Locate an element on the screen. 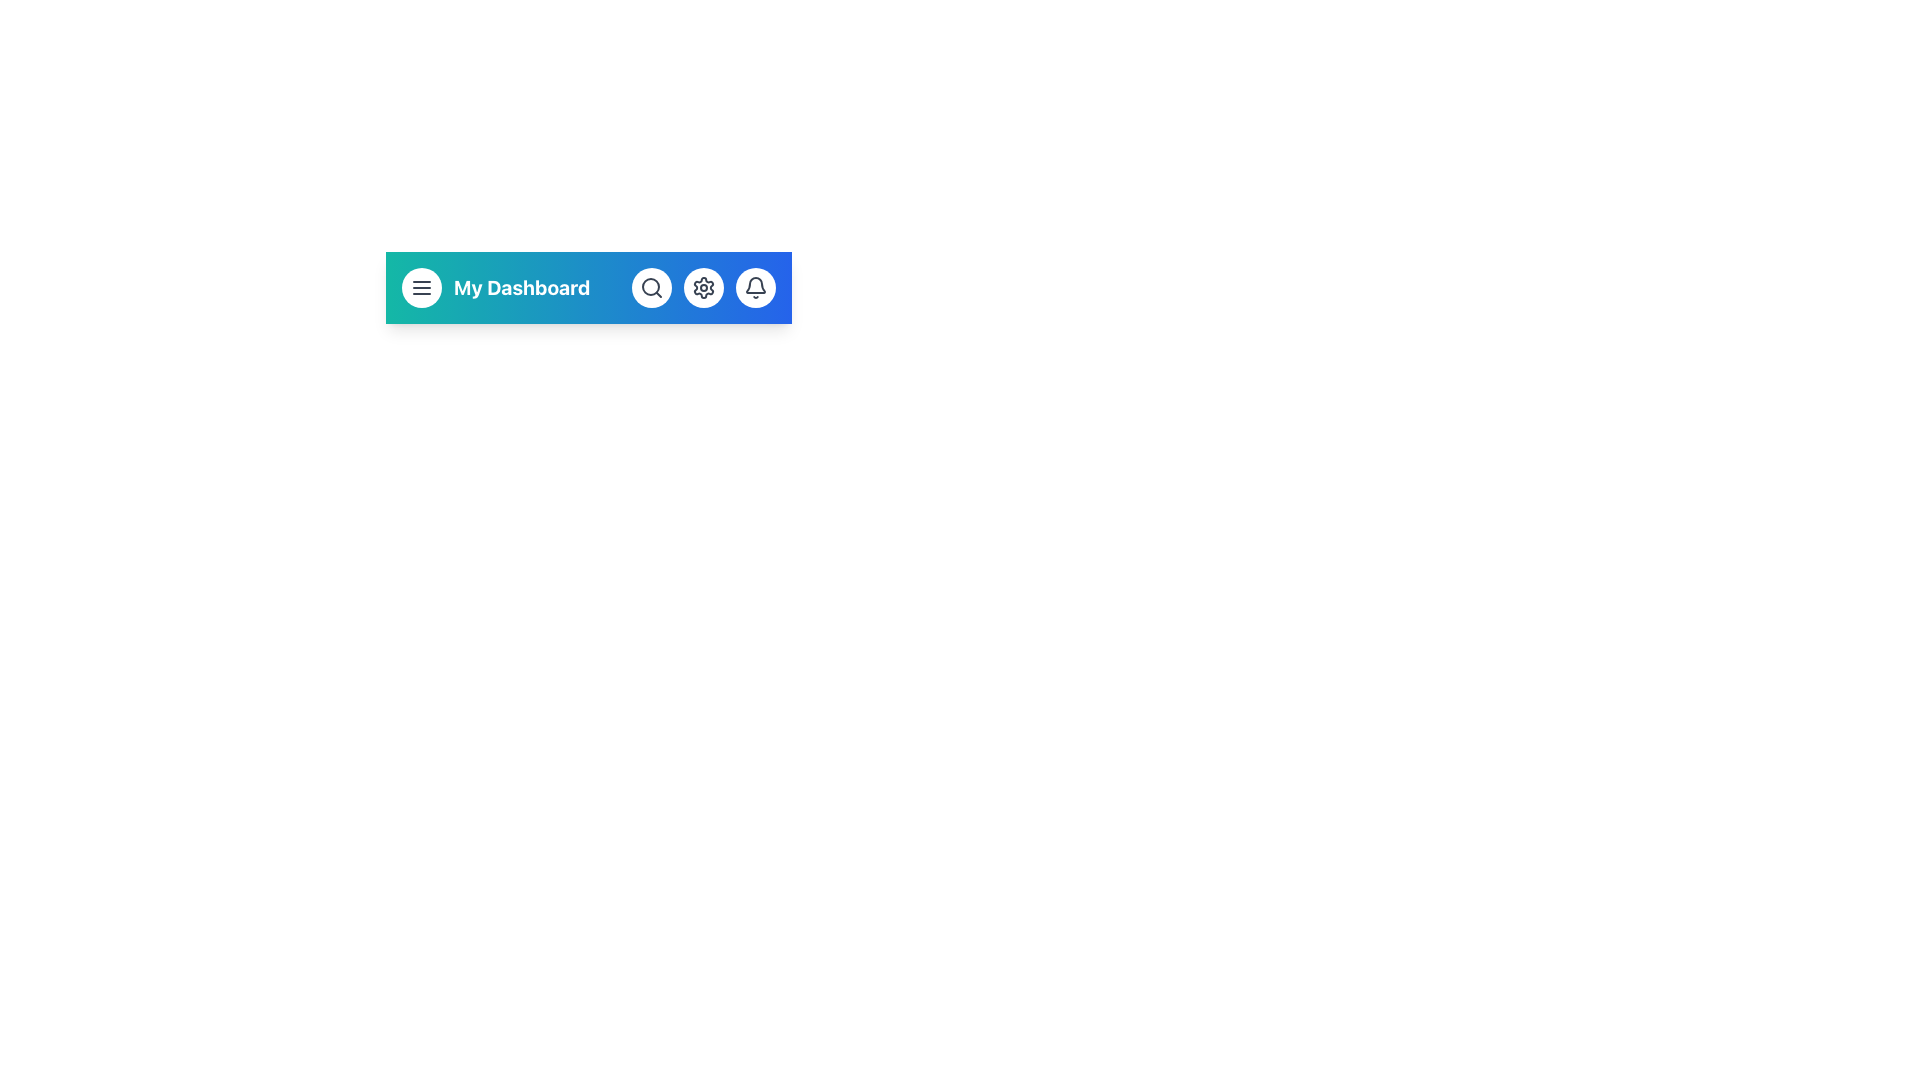 The height and width of the screenshot is (1080, 1920). the circular settings button with a gear icon located is located at coordinates (704, 288).